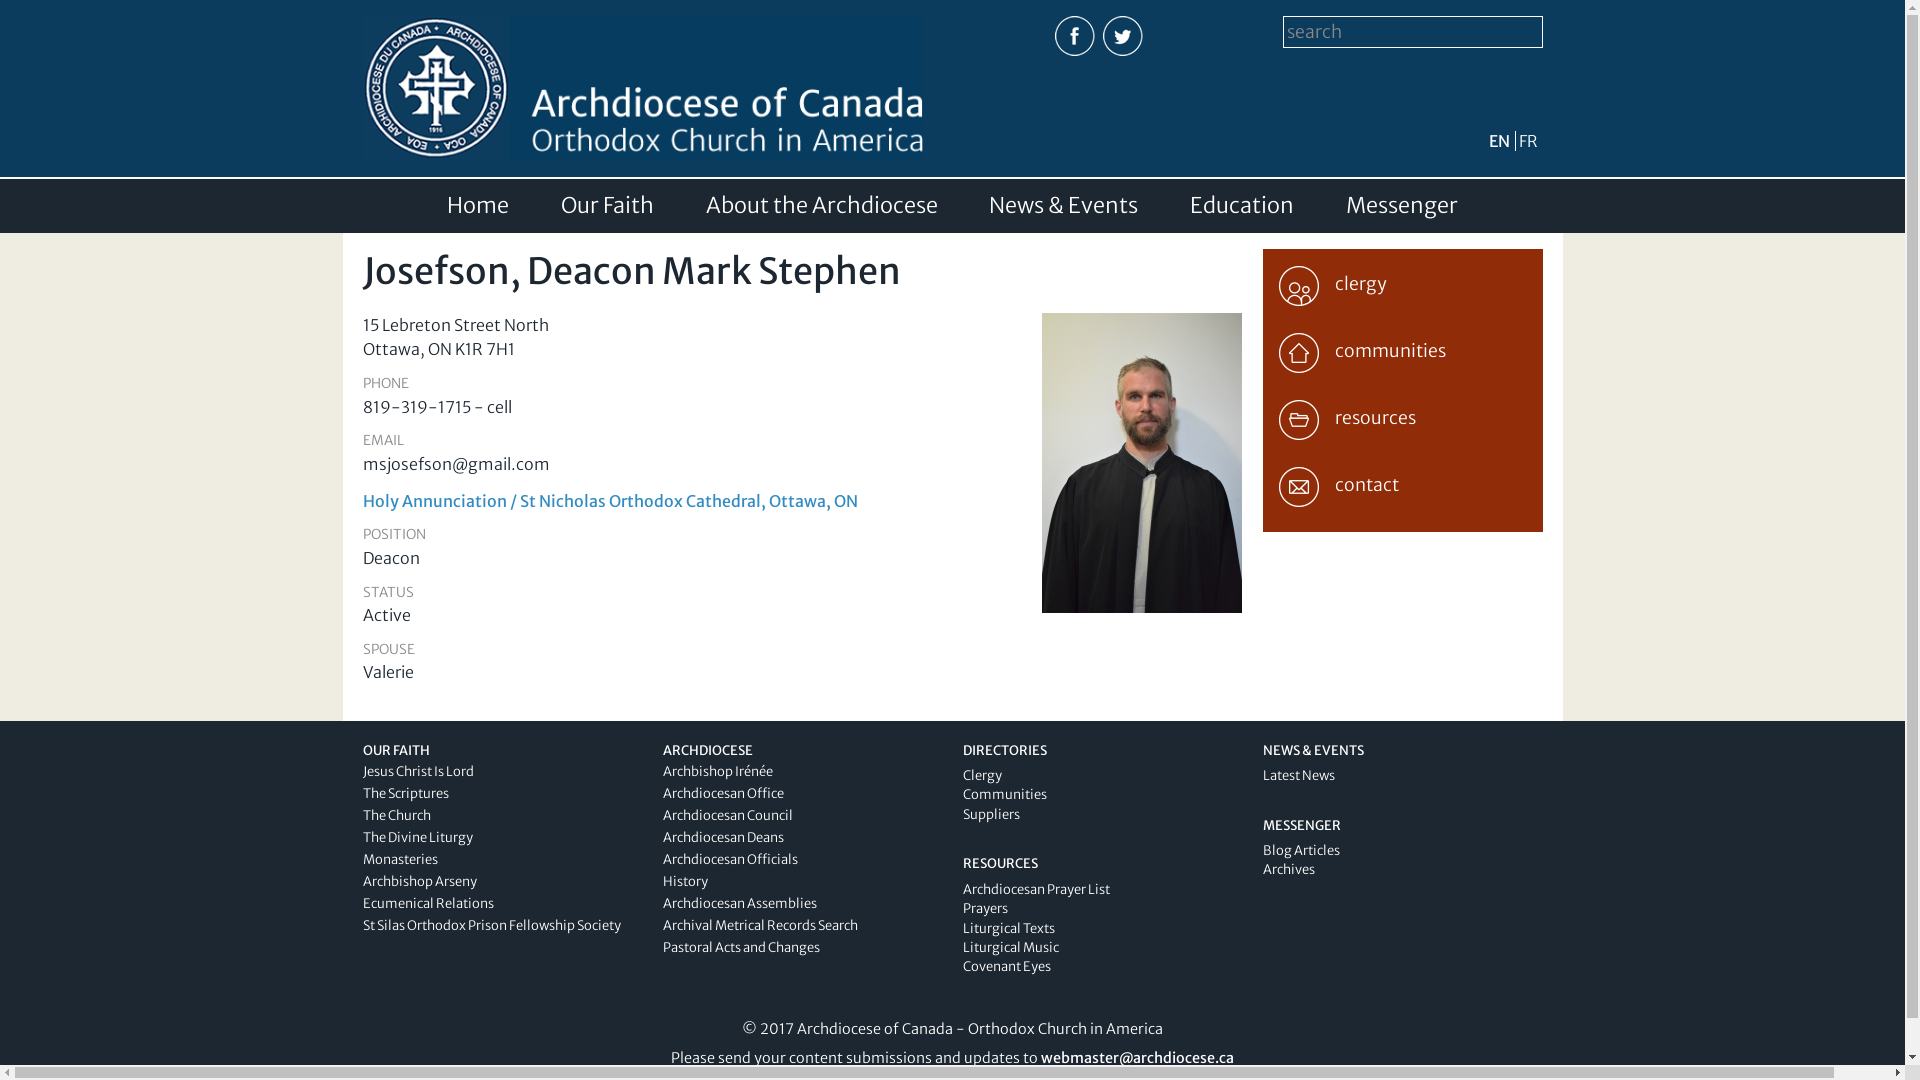 This screenshot has height=1080, width=1920. Describe the element at coordinates (1006, 965) in the screenshot. I see `'Covenant Eyes'` at that location.